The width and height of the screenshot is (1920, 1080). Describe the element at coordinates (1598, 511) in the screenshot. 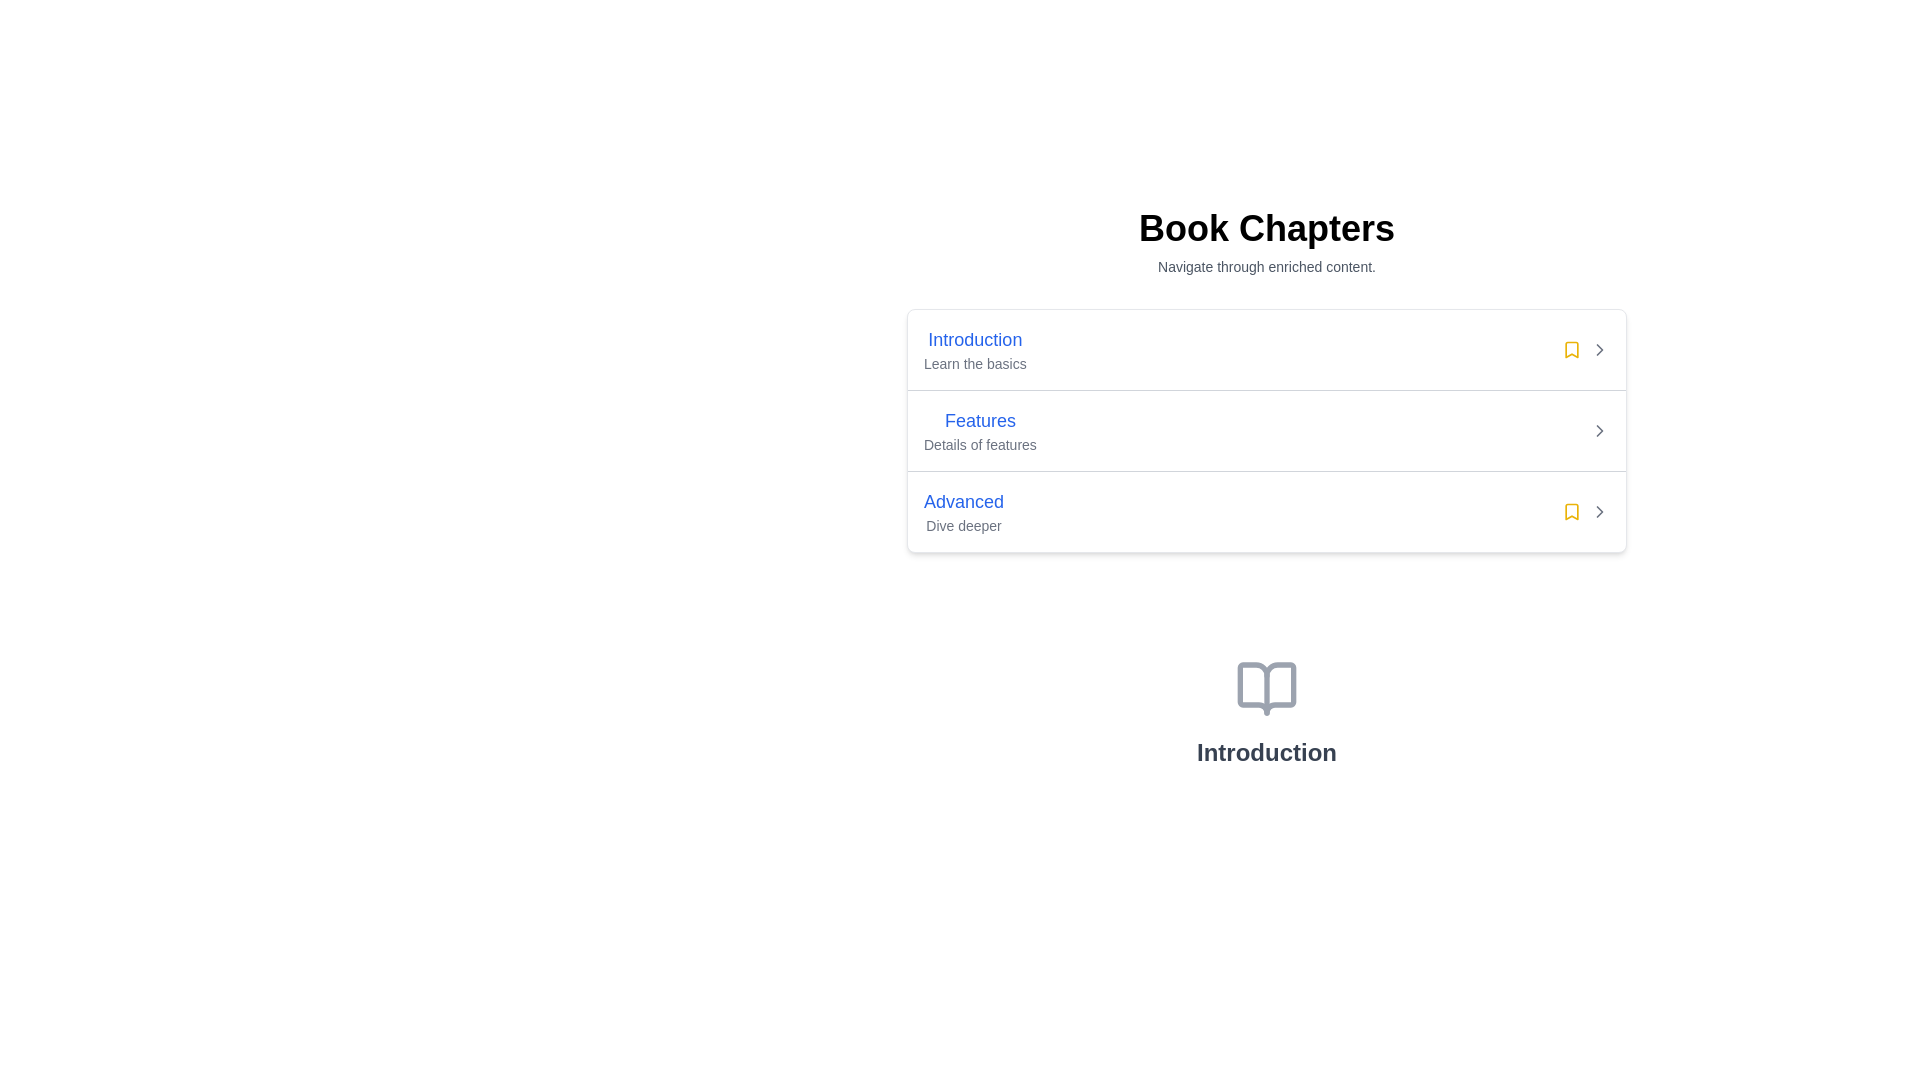

I see `the right-pointing chevron icon within the SVG that is part of the 'Features' row` at that location.